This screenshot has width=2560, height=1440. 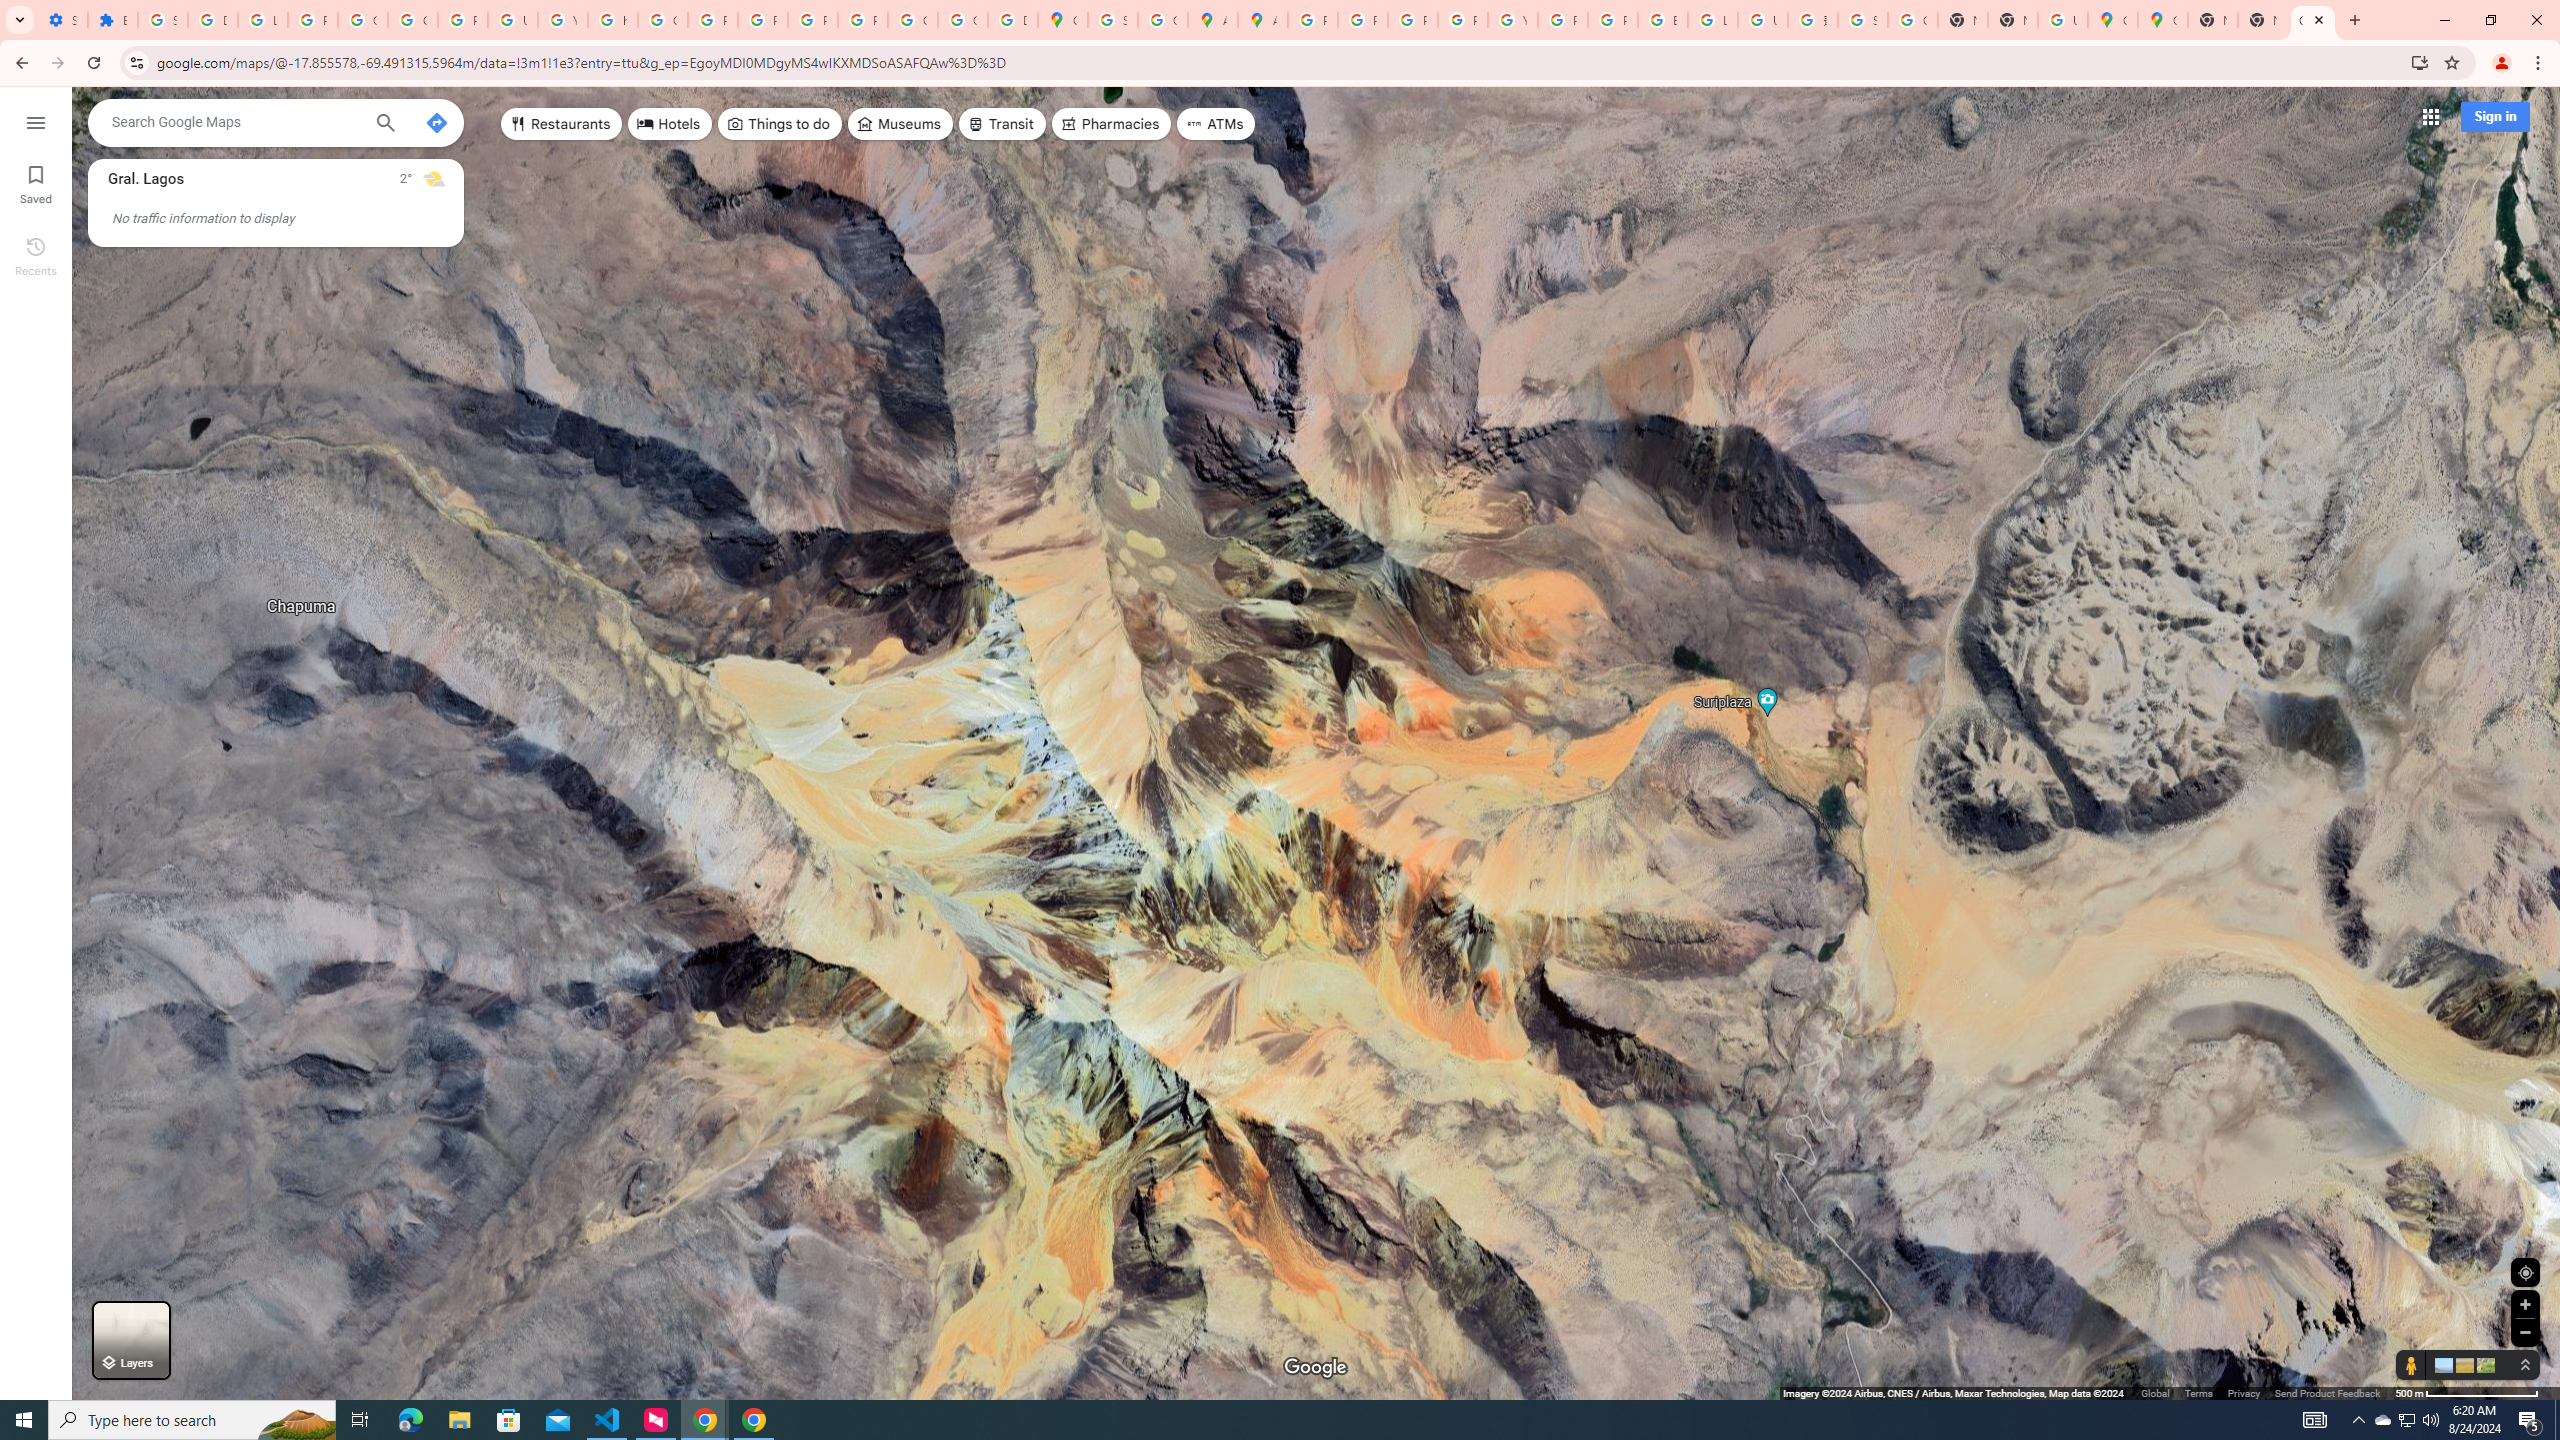 What do you see at coordinates (2155, 1393) in the screenshot?
I see `'Global'` at bounding box center [2155, 1393].